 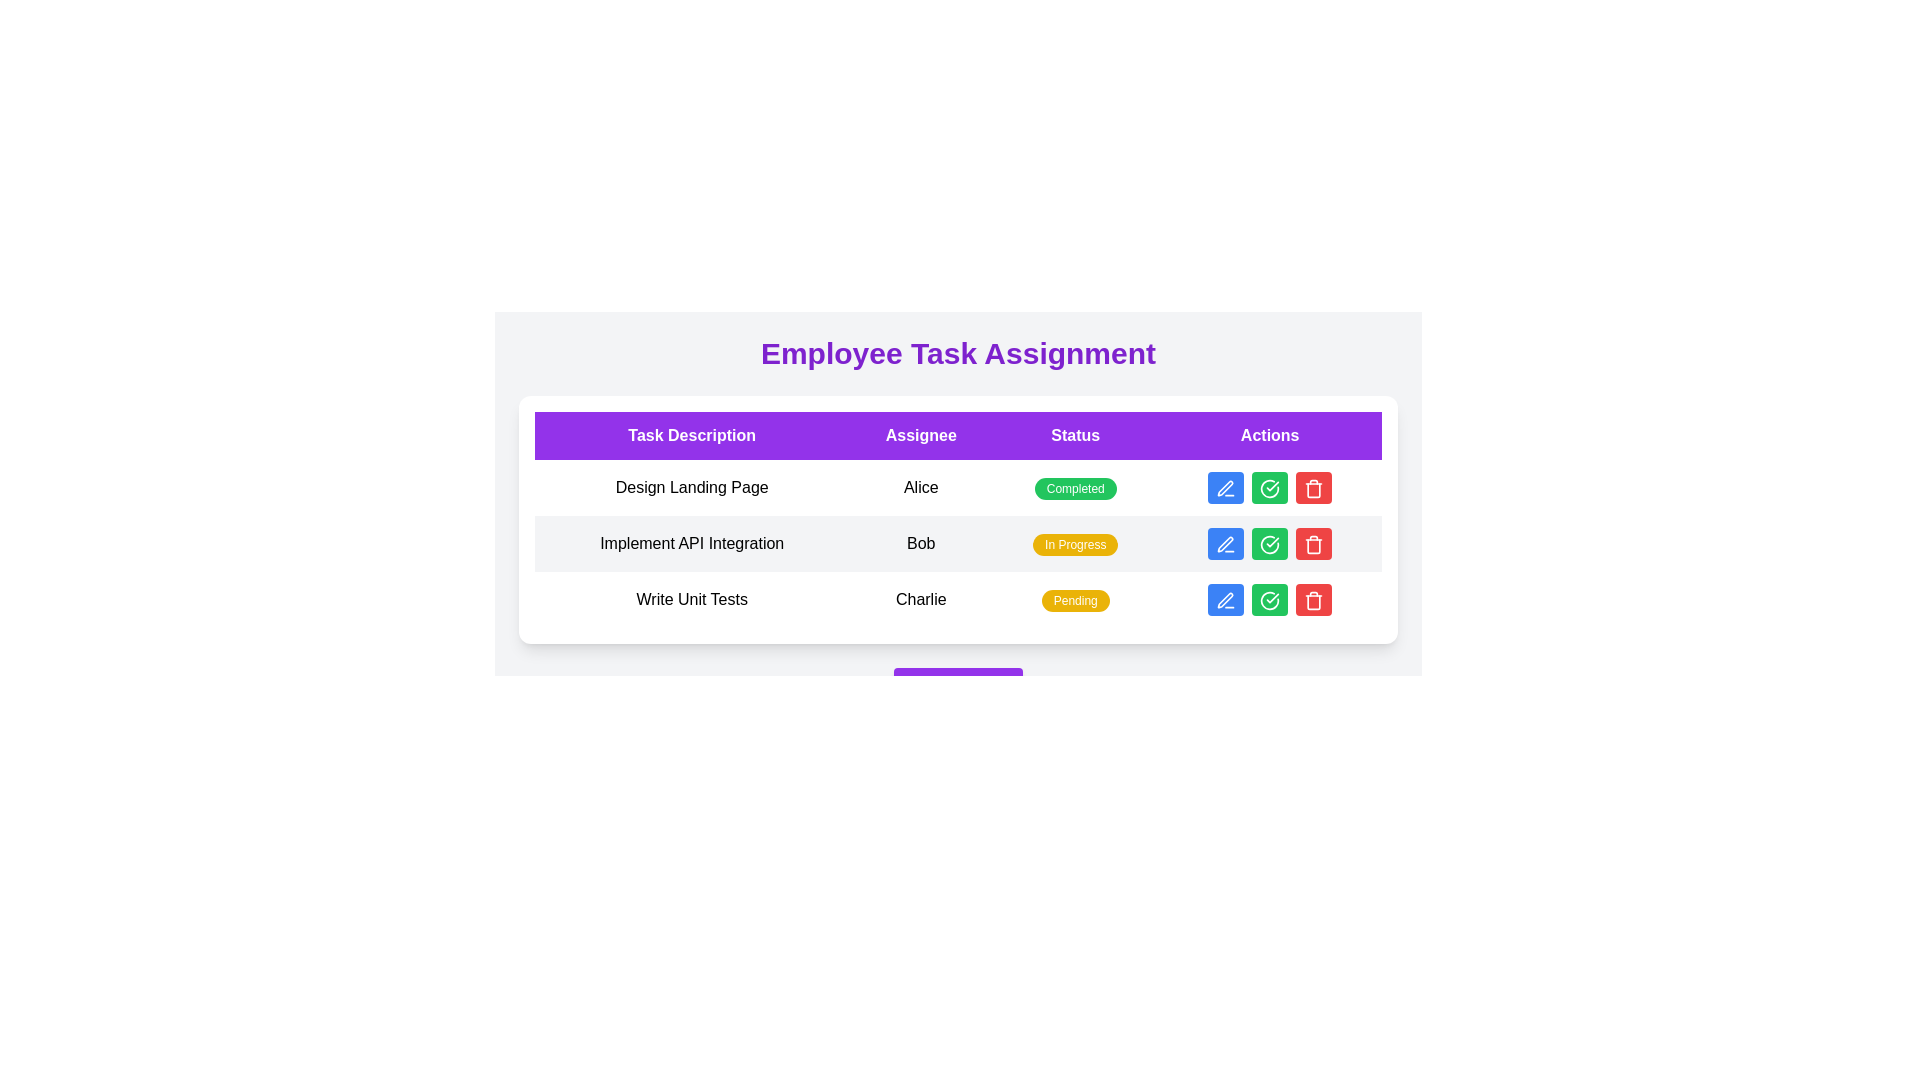 I want to click on the confirmation button in the 'Actions' column, so click(x=1269, y=544).